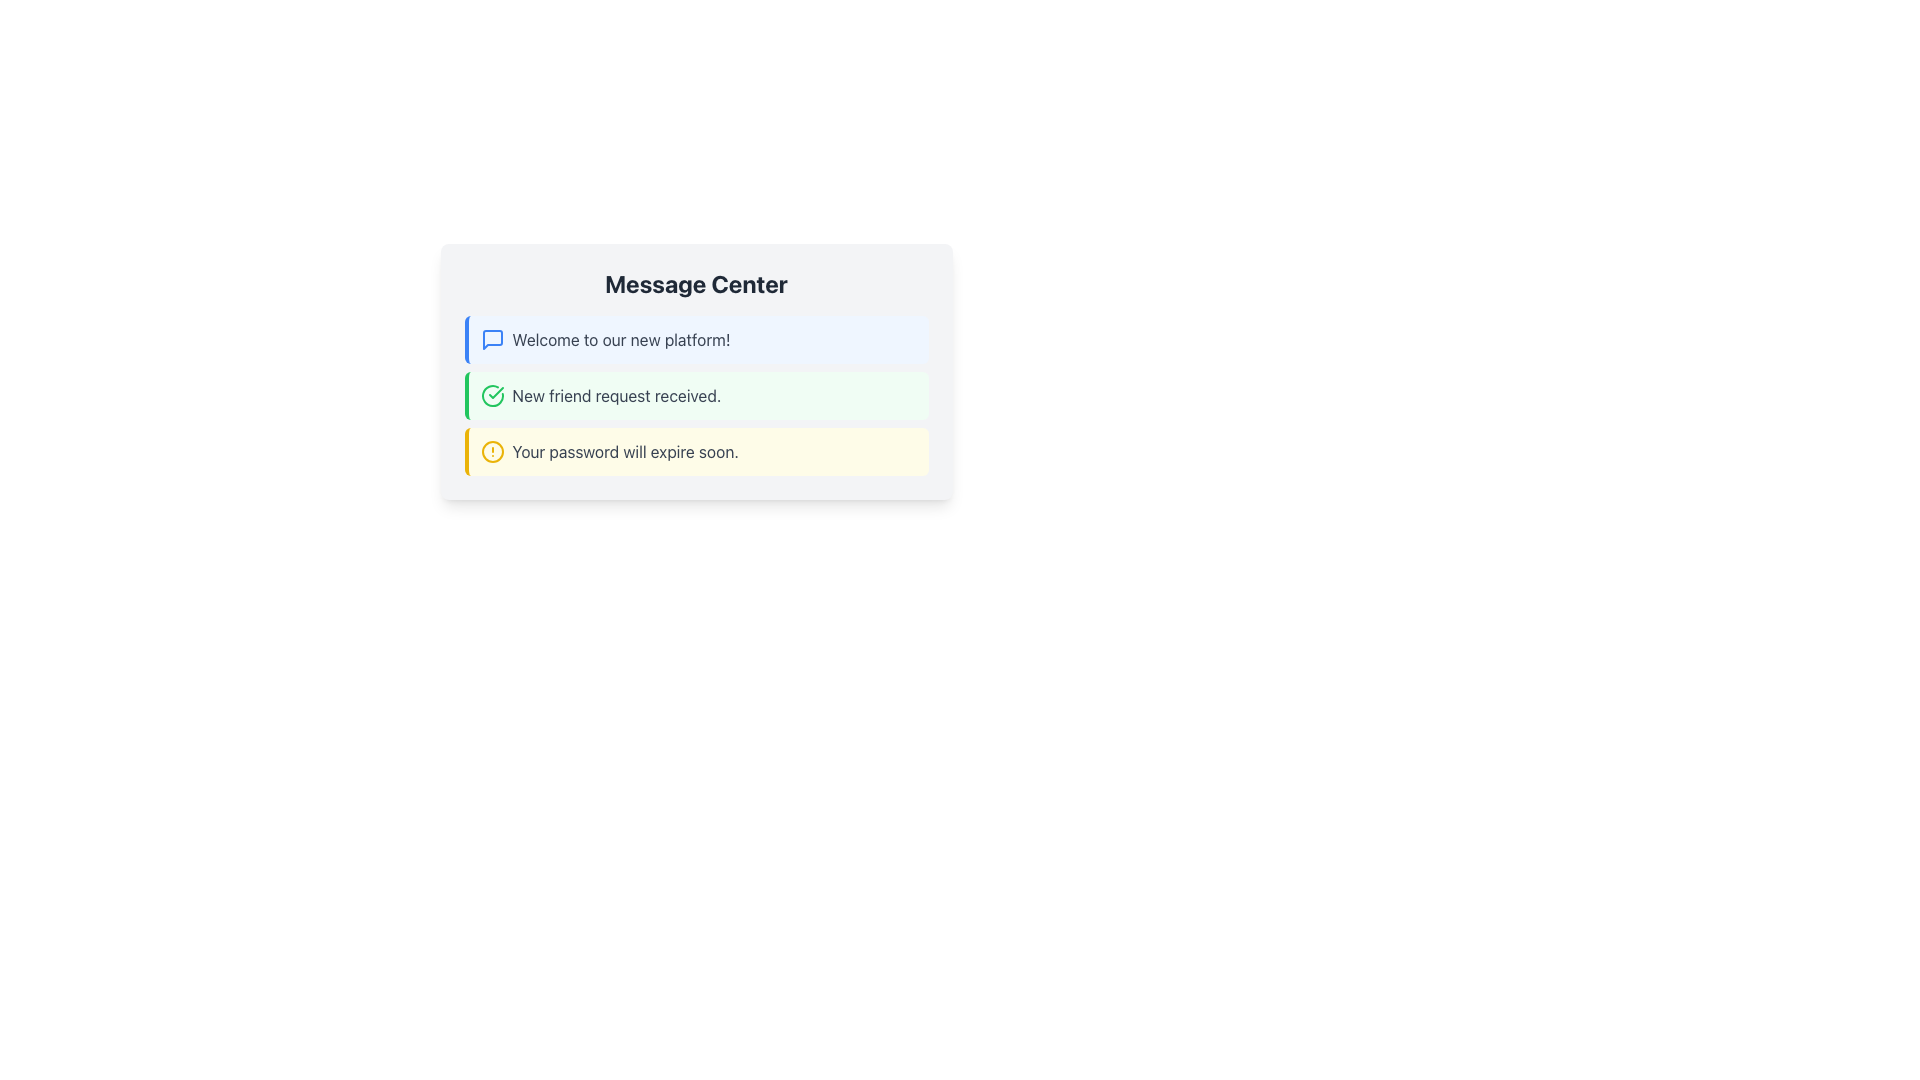 This screenshot has width=1920, height=1080. I want to click on the alert indicator icon located to the left of the message 'Your password will expire soon.' in the notification list, which is the third entry, so click(492, 451).